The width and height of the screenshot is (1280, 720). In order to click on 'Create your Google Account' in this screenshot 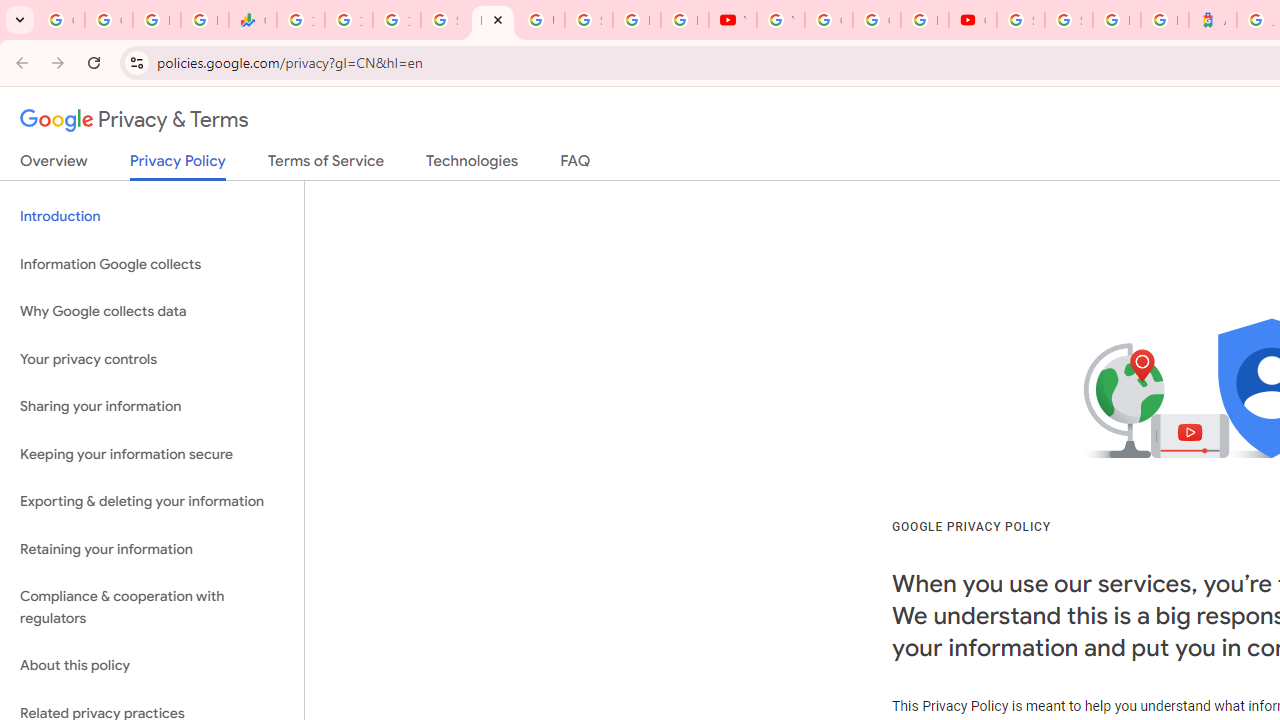, I will do `click(876, 20)`.